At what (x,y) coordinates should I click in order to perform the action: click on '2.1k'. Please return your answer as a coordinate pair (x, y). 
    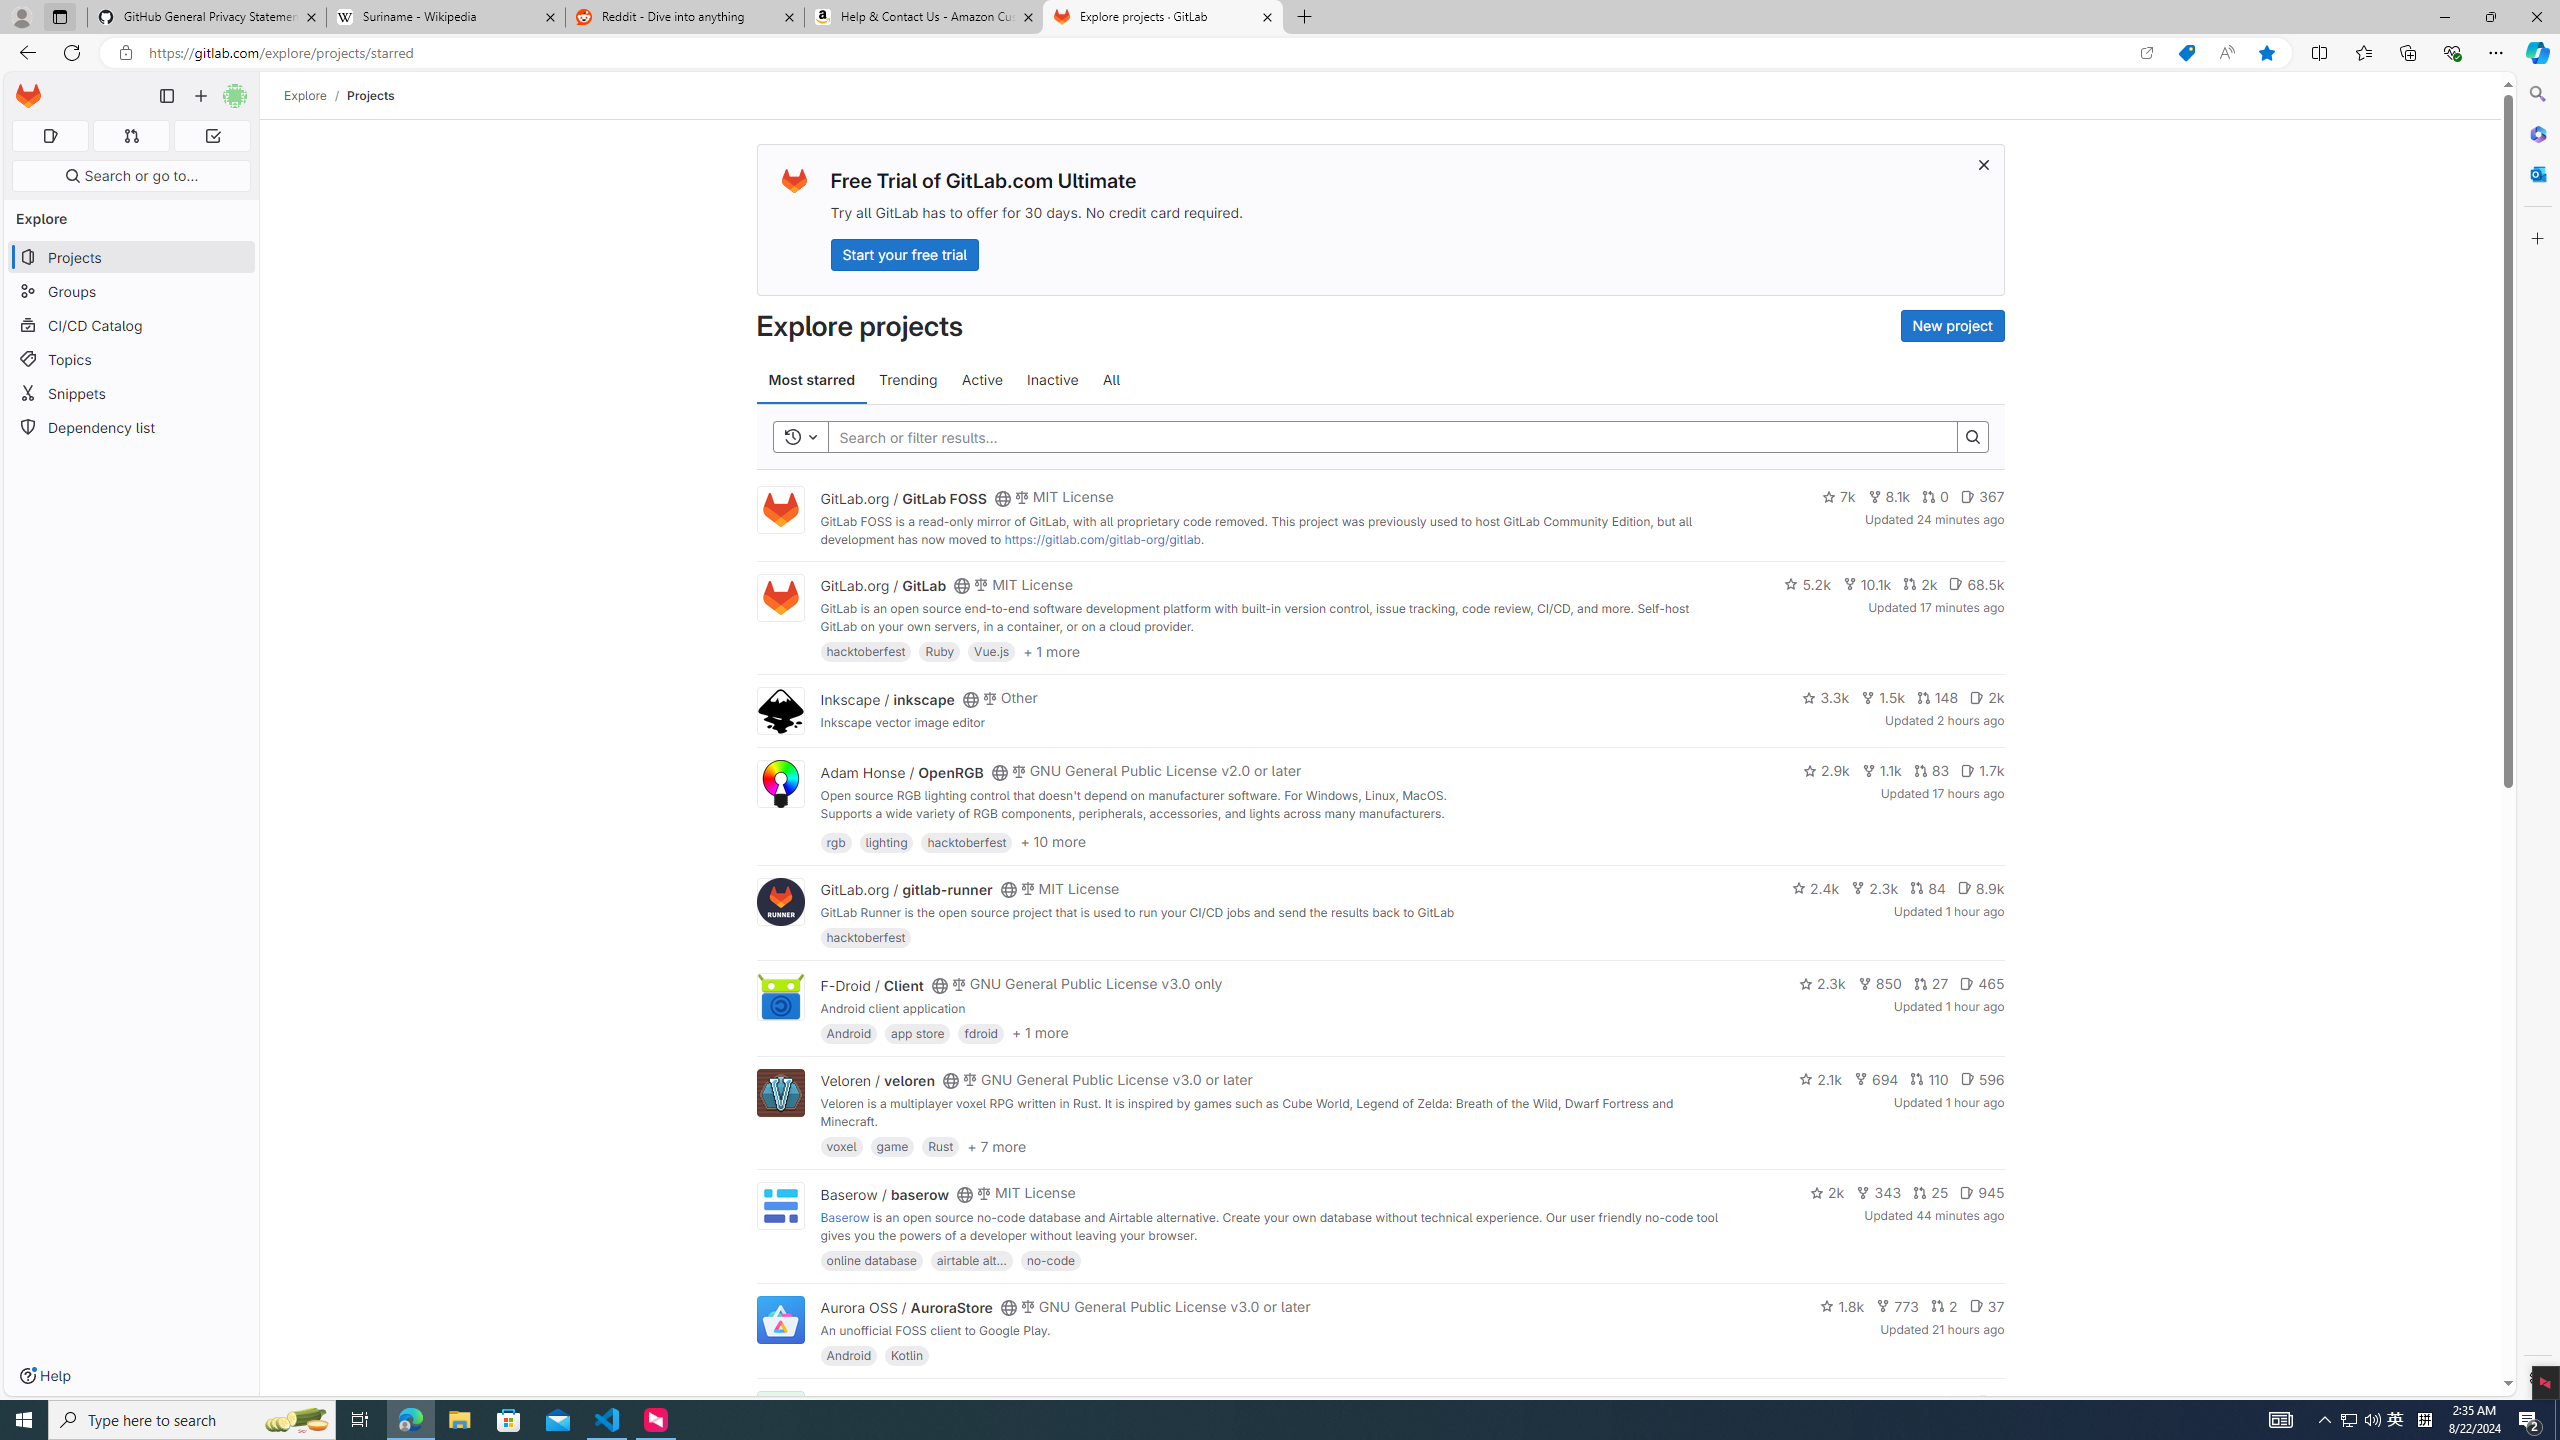
    Looking at the image, I should click on (1821, 1079).